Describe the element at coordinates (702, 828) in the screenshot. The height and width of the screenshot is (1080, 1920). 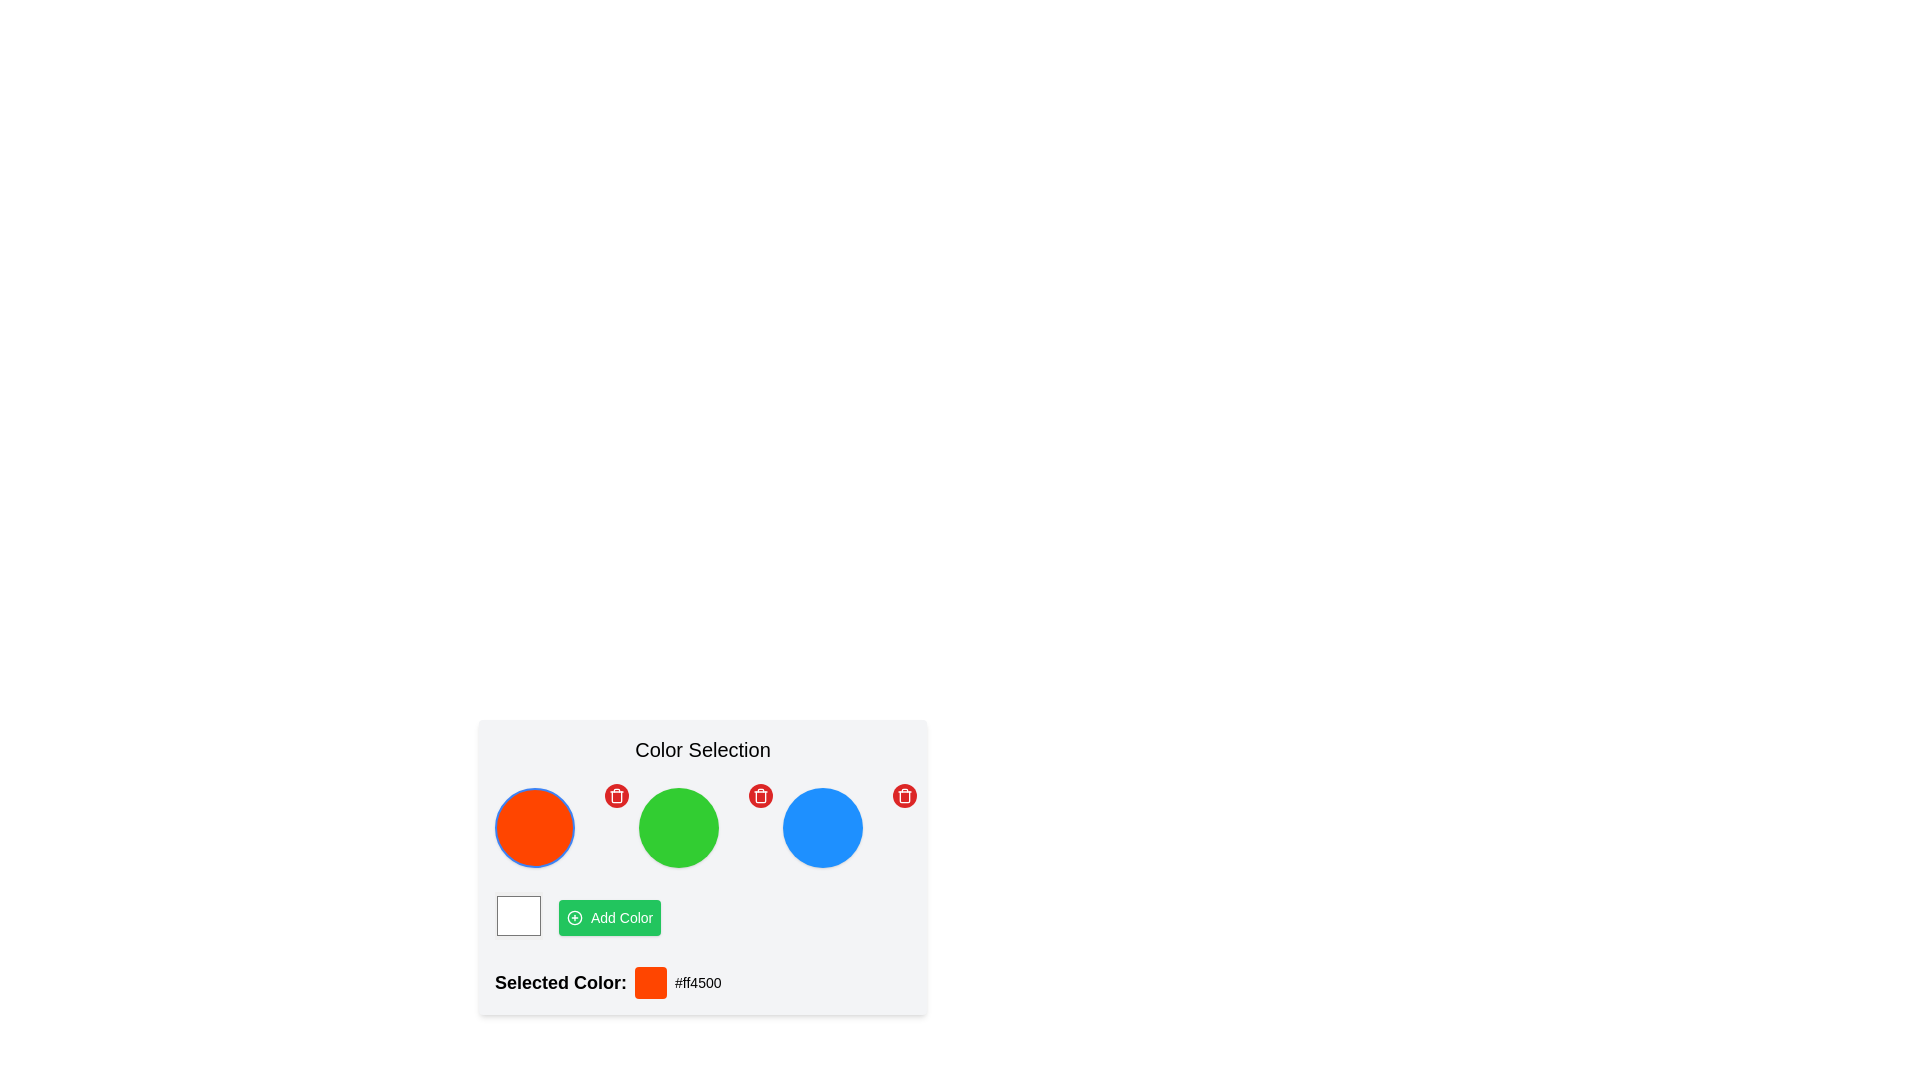
I see `the green color selection button located between the red and blue circular buttons` at that location.